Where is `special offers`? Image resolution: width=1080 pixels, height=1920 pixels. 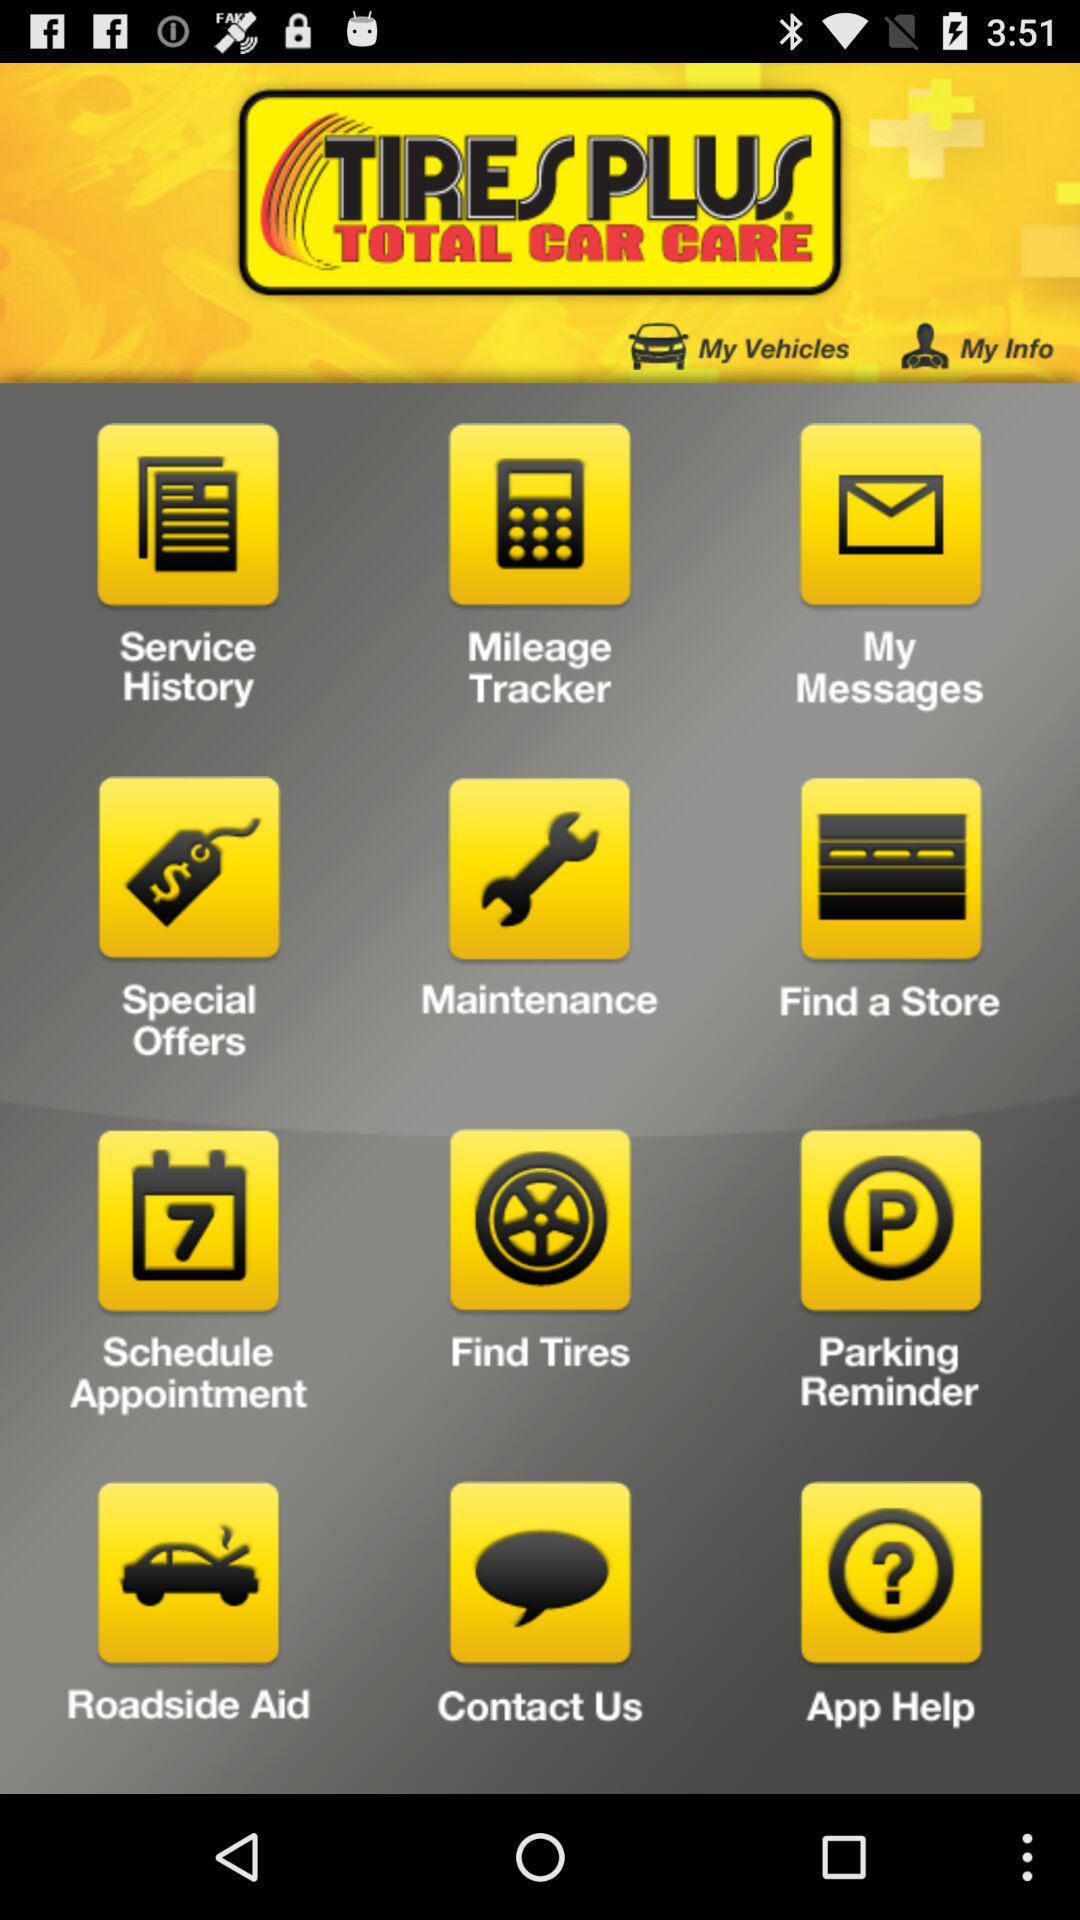
special offers is located at coordinates (189, 924).